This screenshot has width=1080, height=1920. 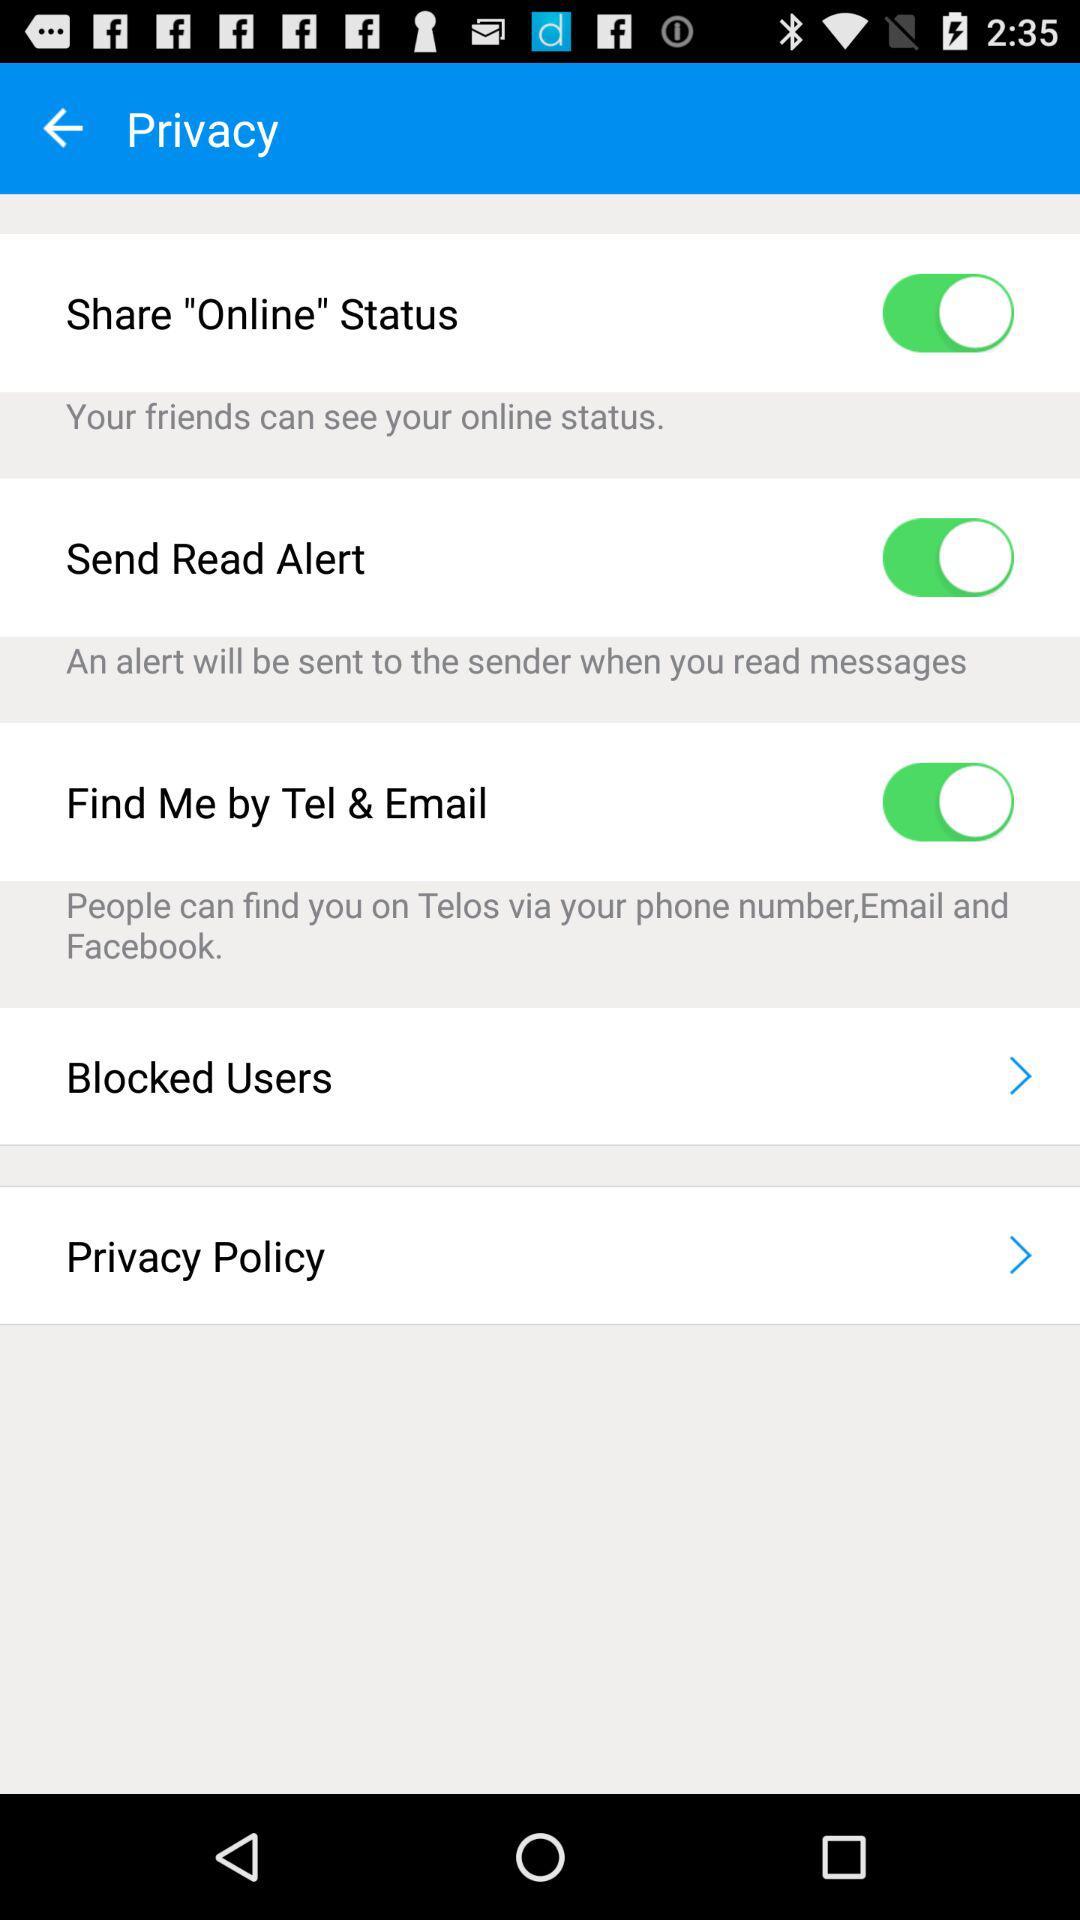 I want to click on the icon above an alert will icon, so click(x=947, y=557).